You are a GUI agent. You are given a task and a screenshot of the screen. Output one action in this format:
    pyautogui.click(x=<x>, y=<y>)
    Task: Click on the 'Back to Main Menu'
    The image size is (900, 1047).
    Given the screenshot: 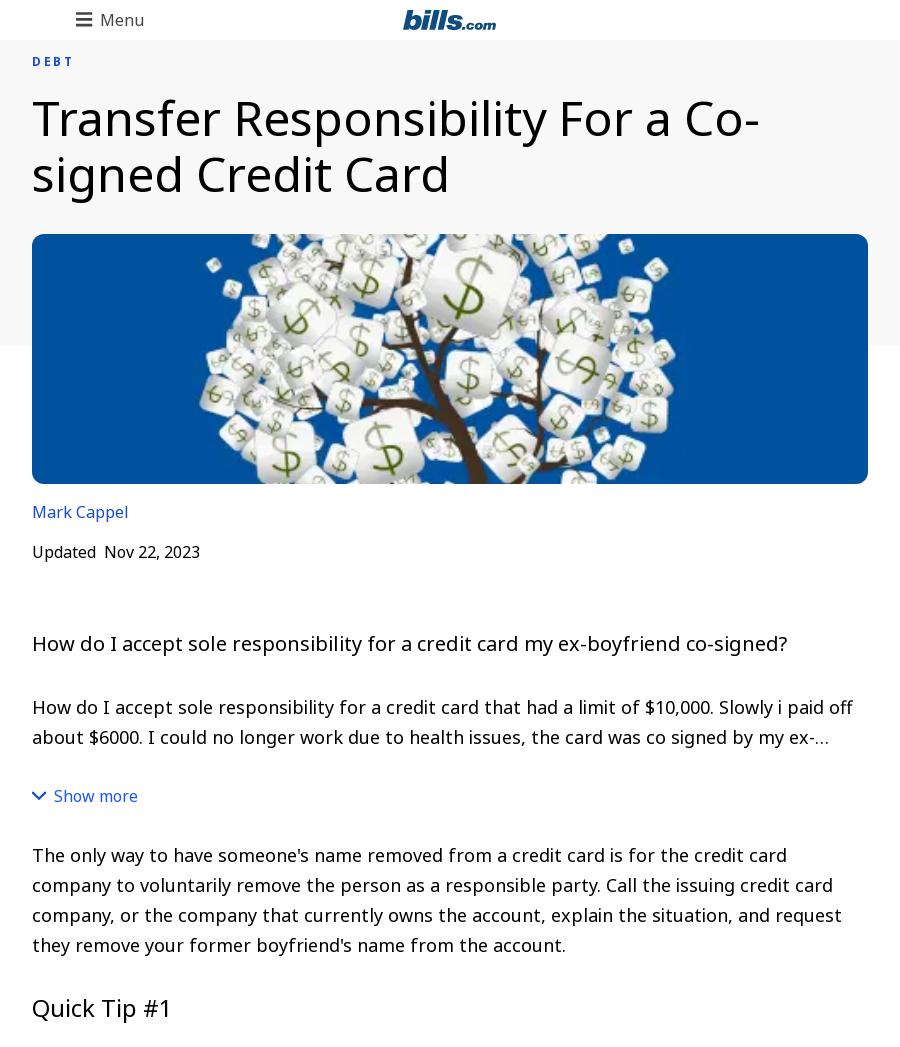 What is the action you would take?
    pyautogui.click(x=91, y=78)
    